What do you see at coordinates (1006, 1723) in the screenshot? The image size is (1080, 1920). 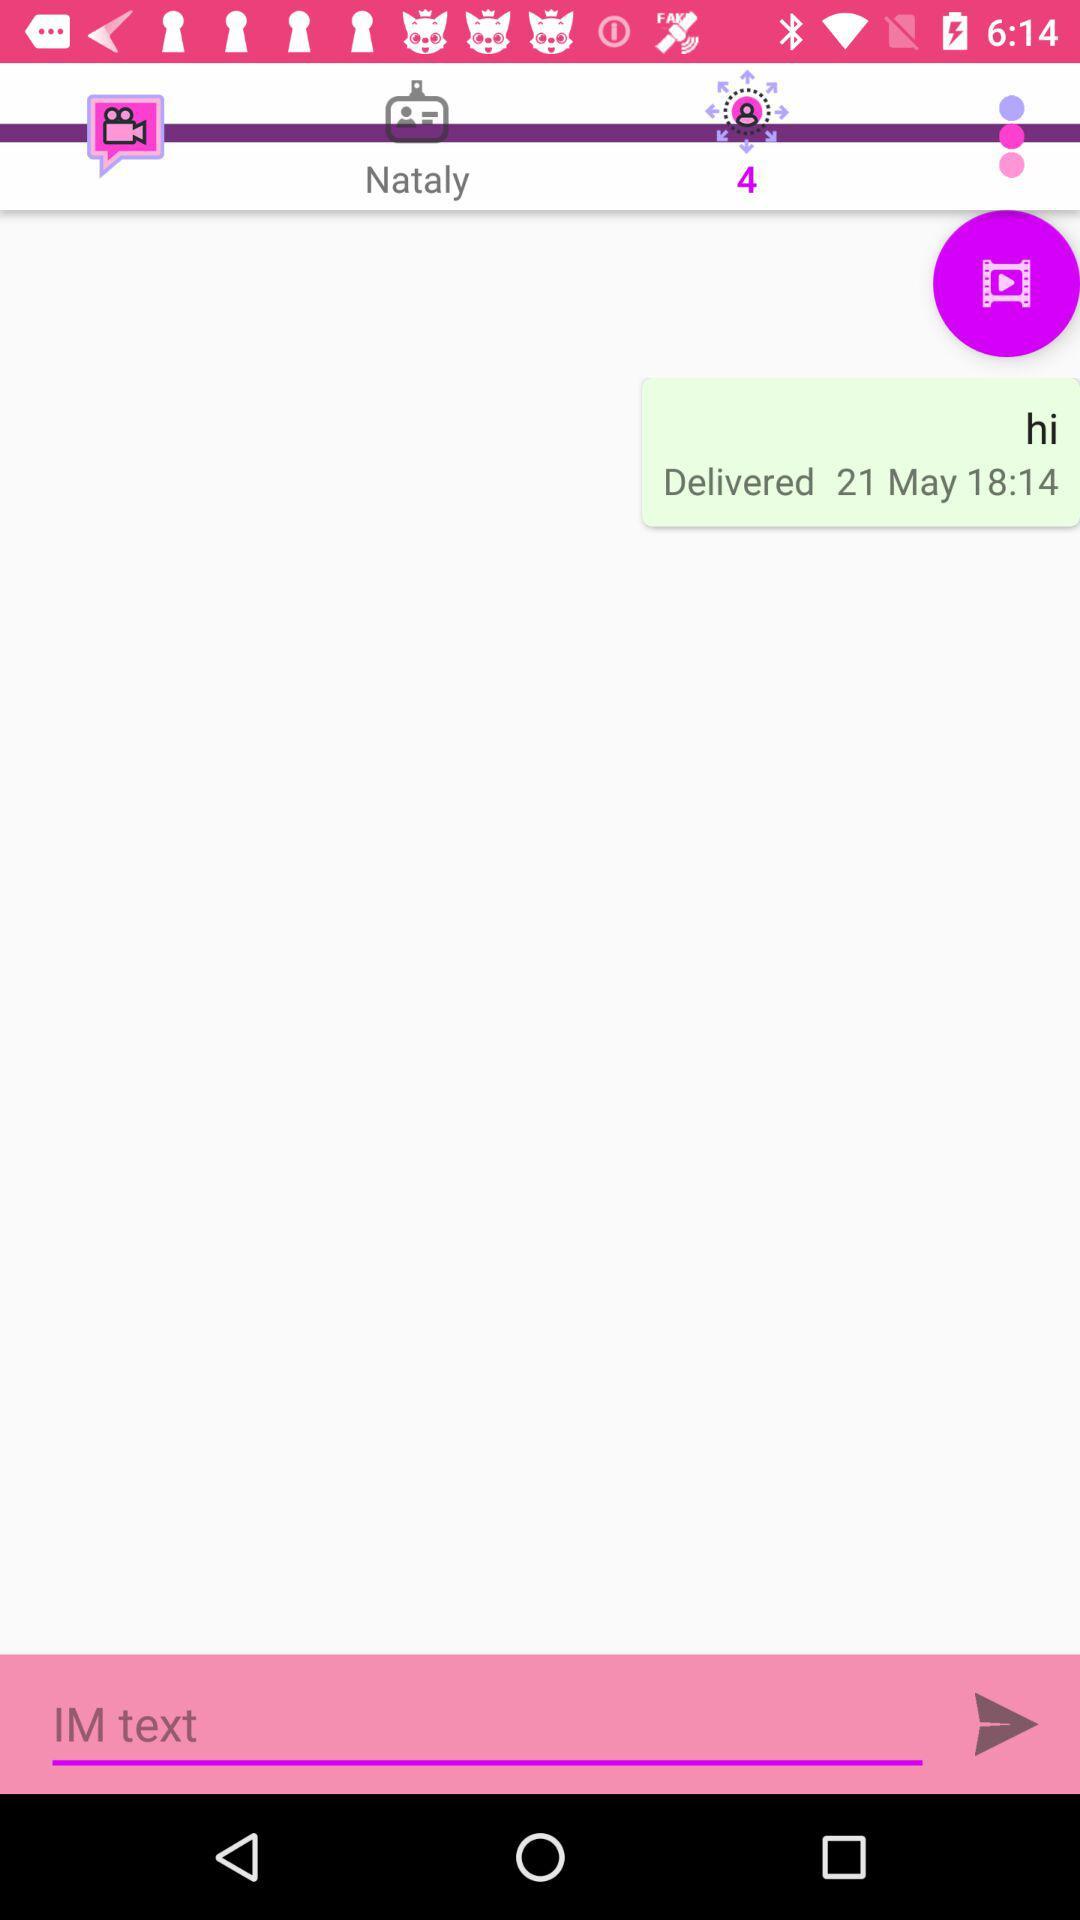 I see `the send icon` at bounding box center [1006, 1723].